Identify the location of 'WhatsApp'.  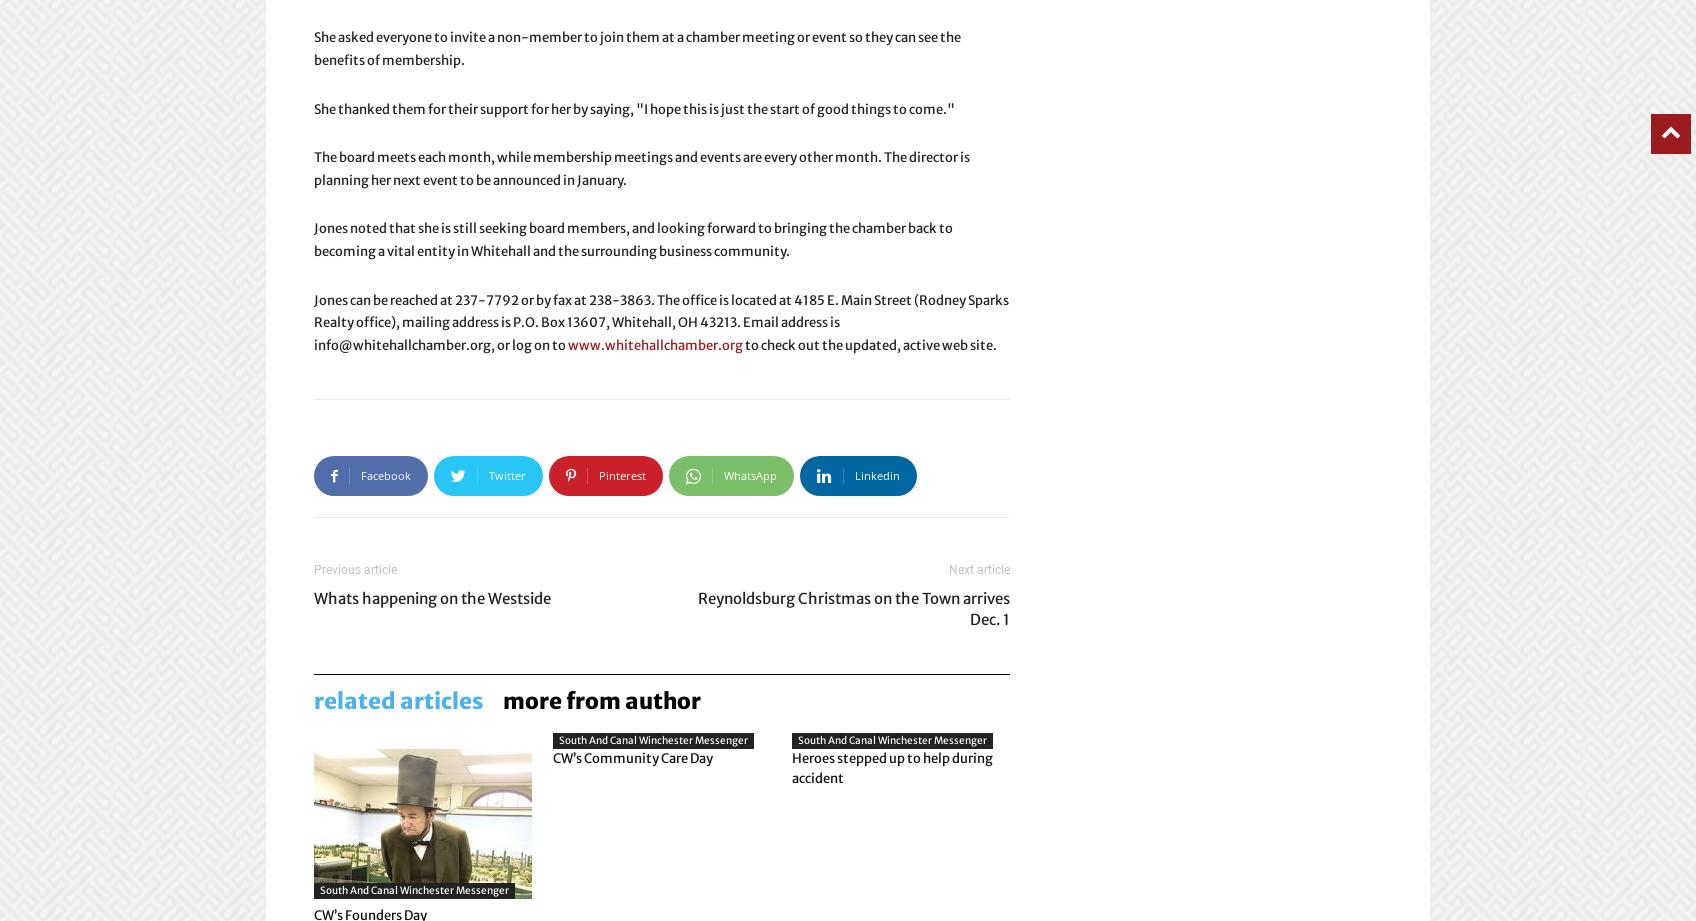
(750, 474).